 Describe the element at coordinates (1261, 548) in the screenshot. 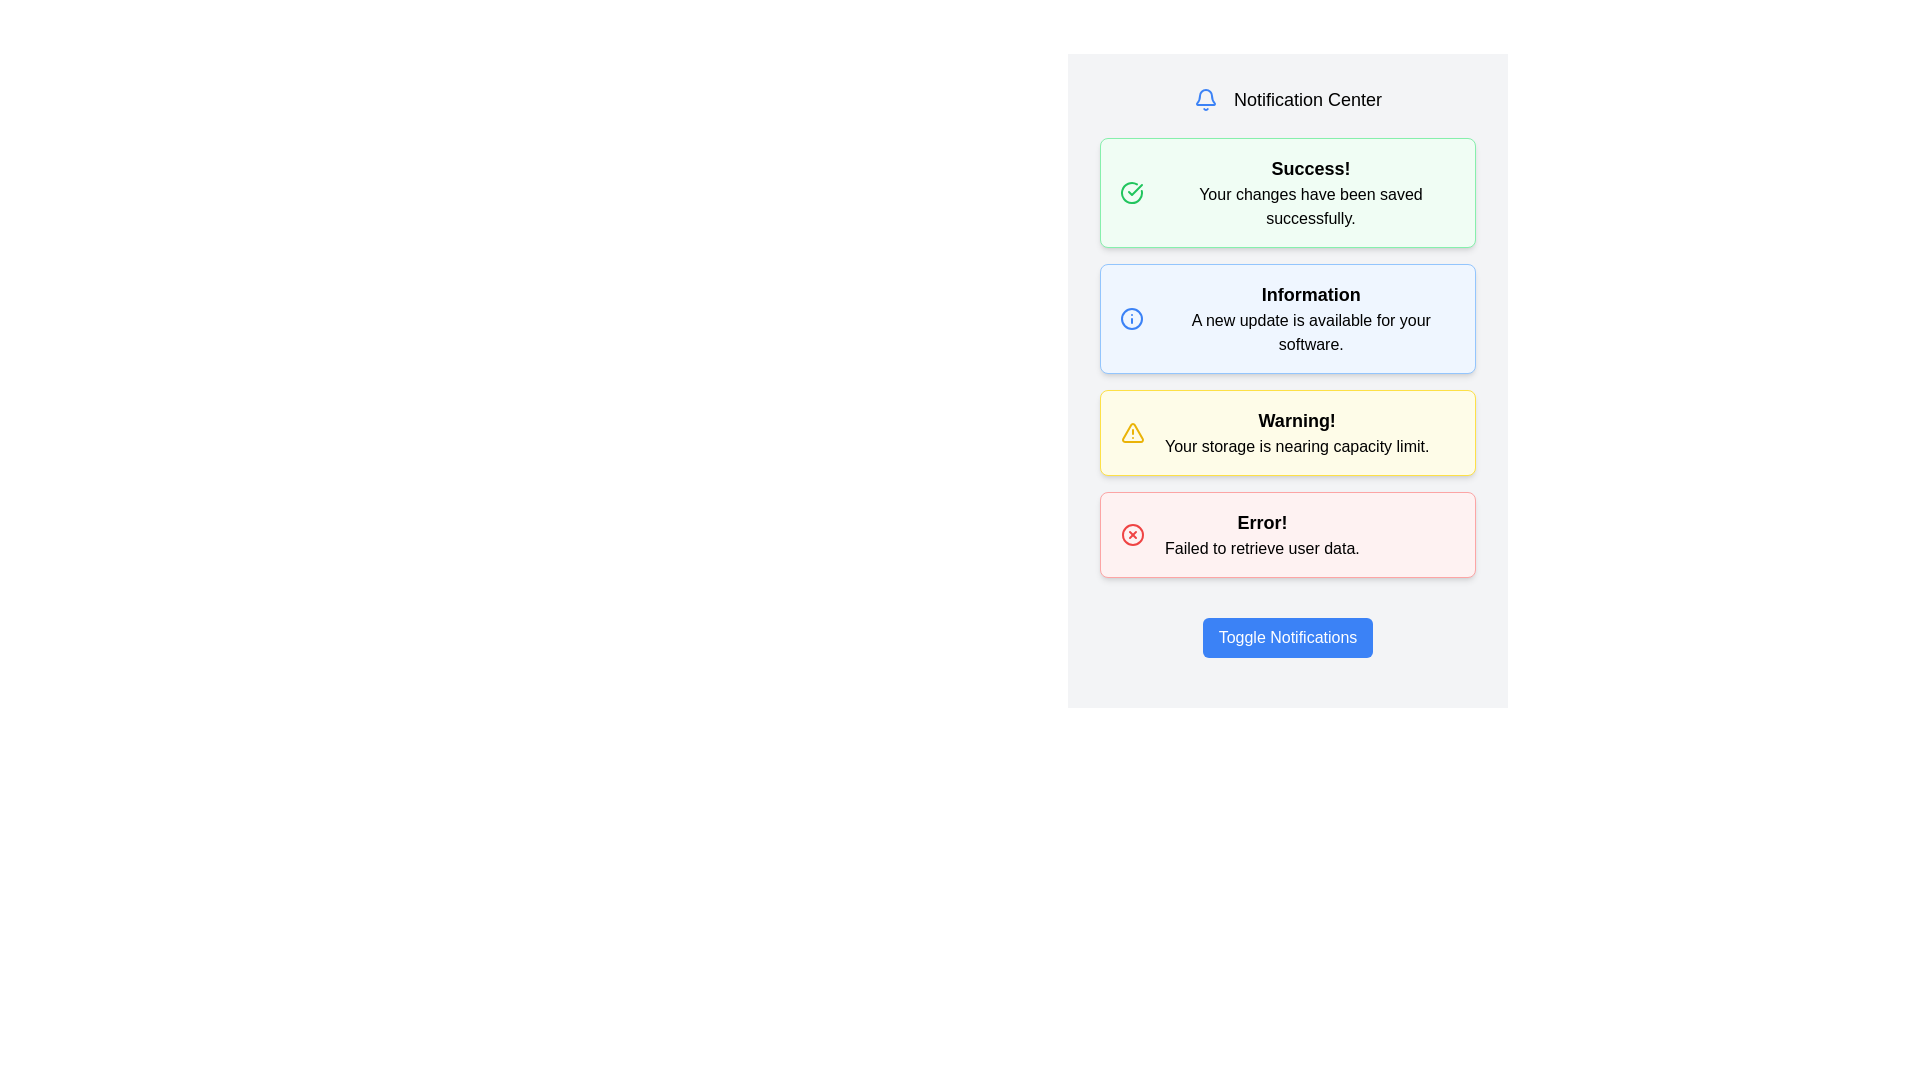

I see `the static text element displaying 'Failed to retrieve user data.' which is located under the 'Error!' heading in the red-bordered notification card` at that location.